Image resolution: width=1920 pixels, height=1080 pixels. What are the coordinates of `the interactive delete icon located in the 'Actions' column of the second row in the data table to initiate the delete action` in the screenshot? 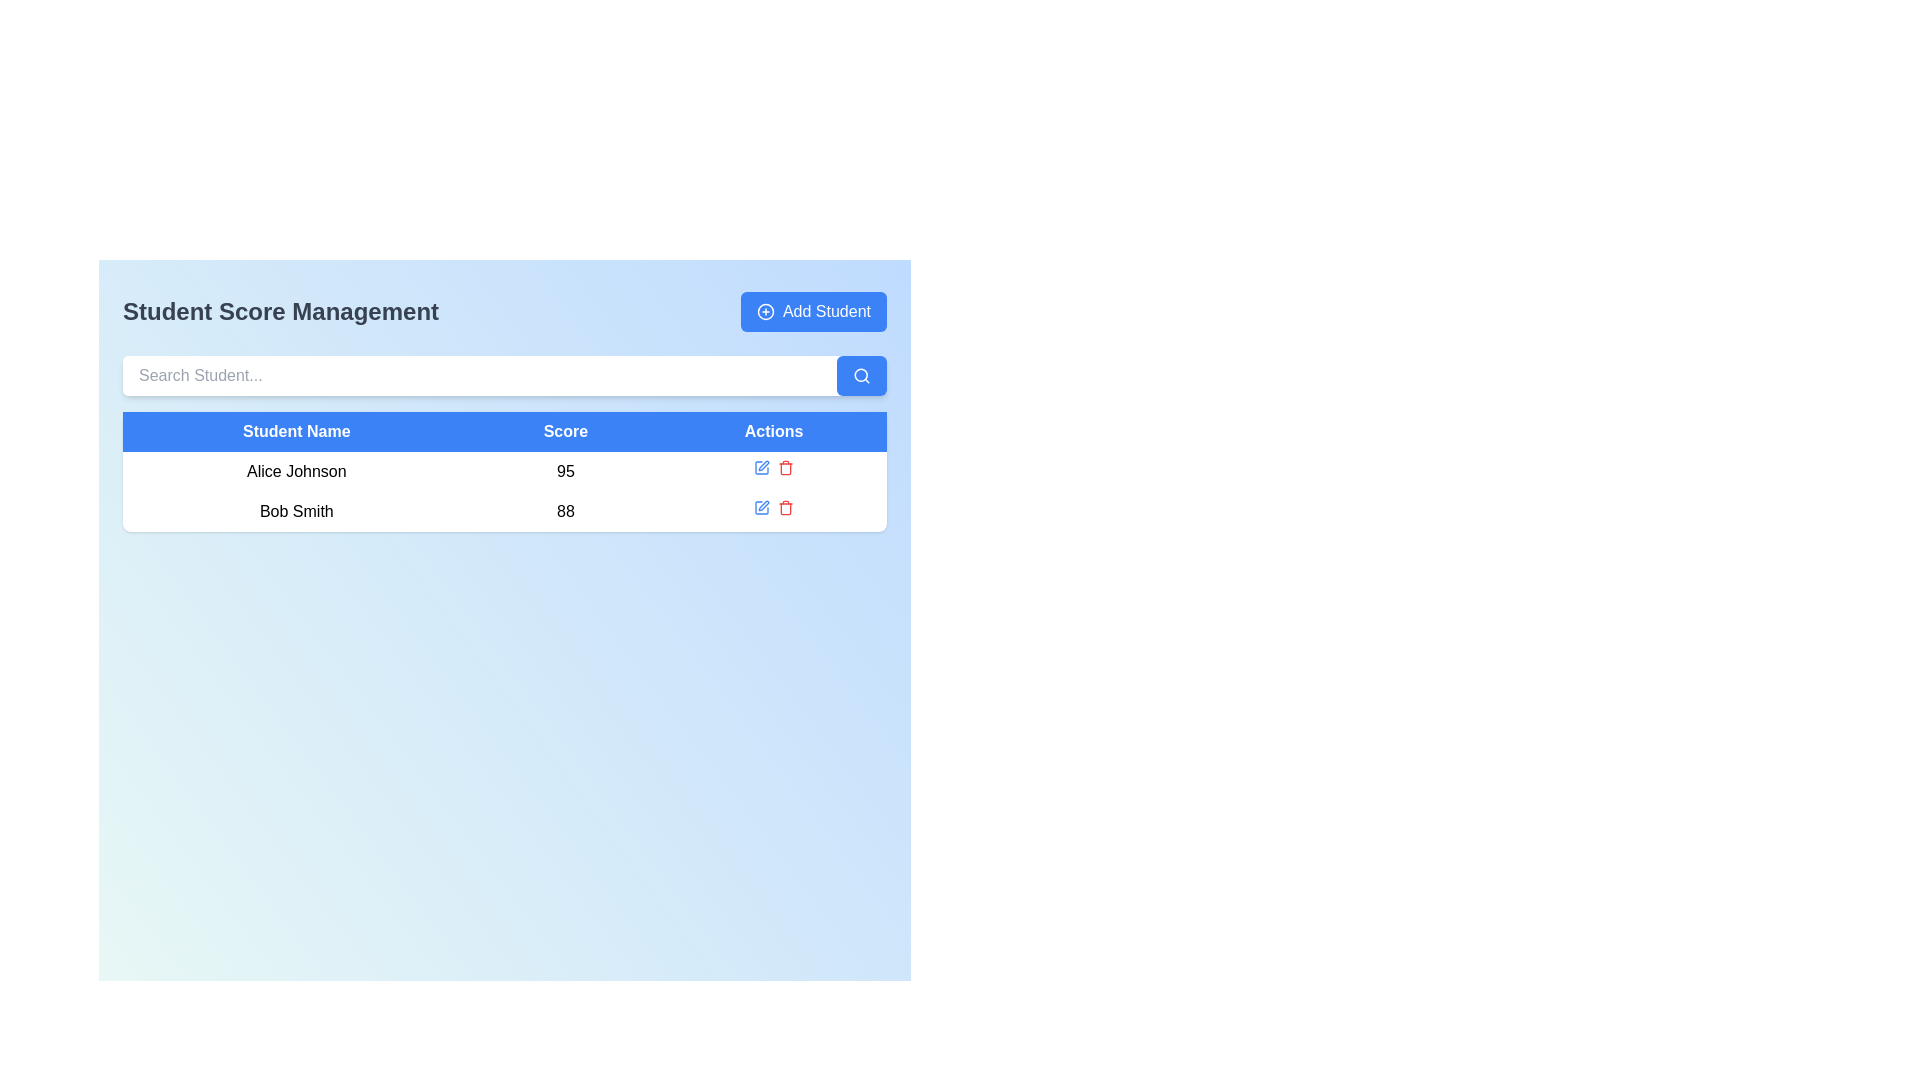 It's located at (785, 507).